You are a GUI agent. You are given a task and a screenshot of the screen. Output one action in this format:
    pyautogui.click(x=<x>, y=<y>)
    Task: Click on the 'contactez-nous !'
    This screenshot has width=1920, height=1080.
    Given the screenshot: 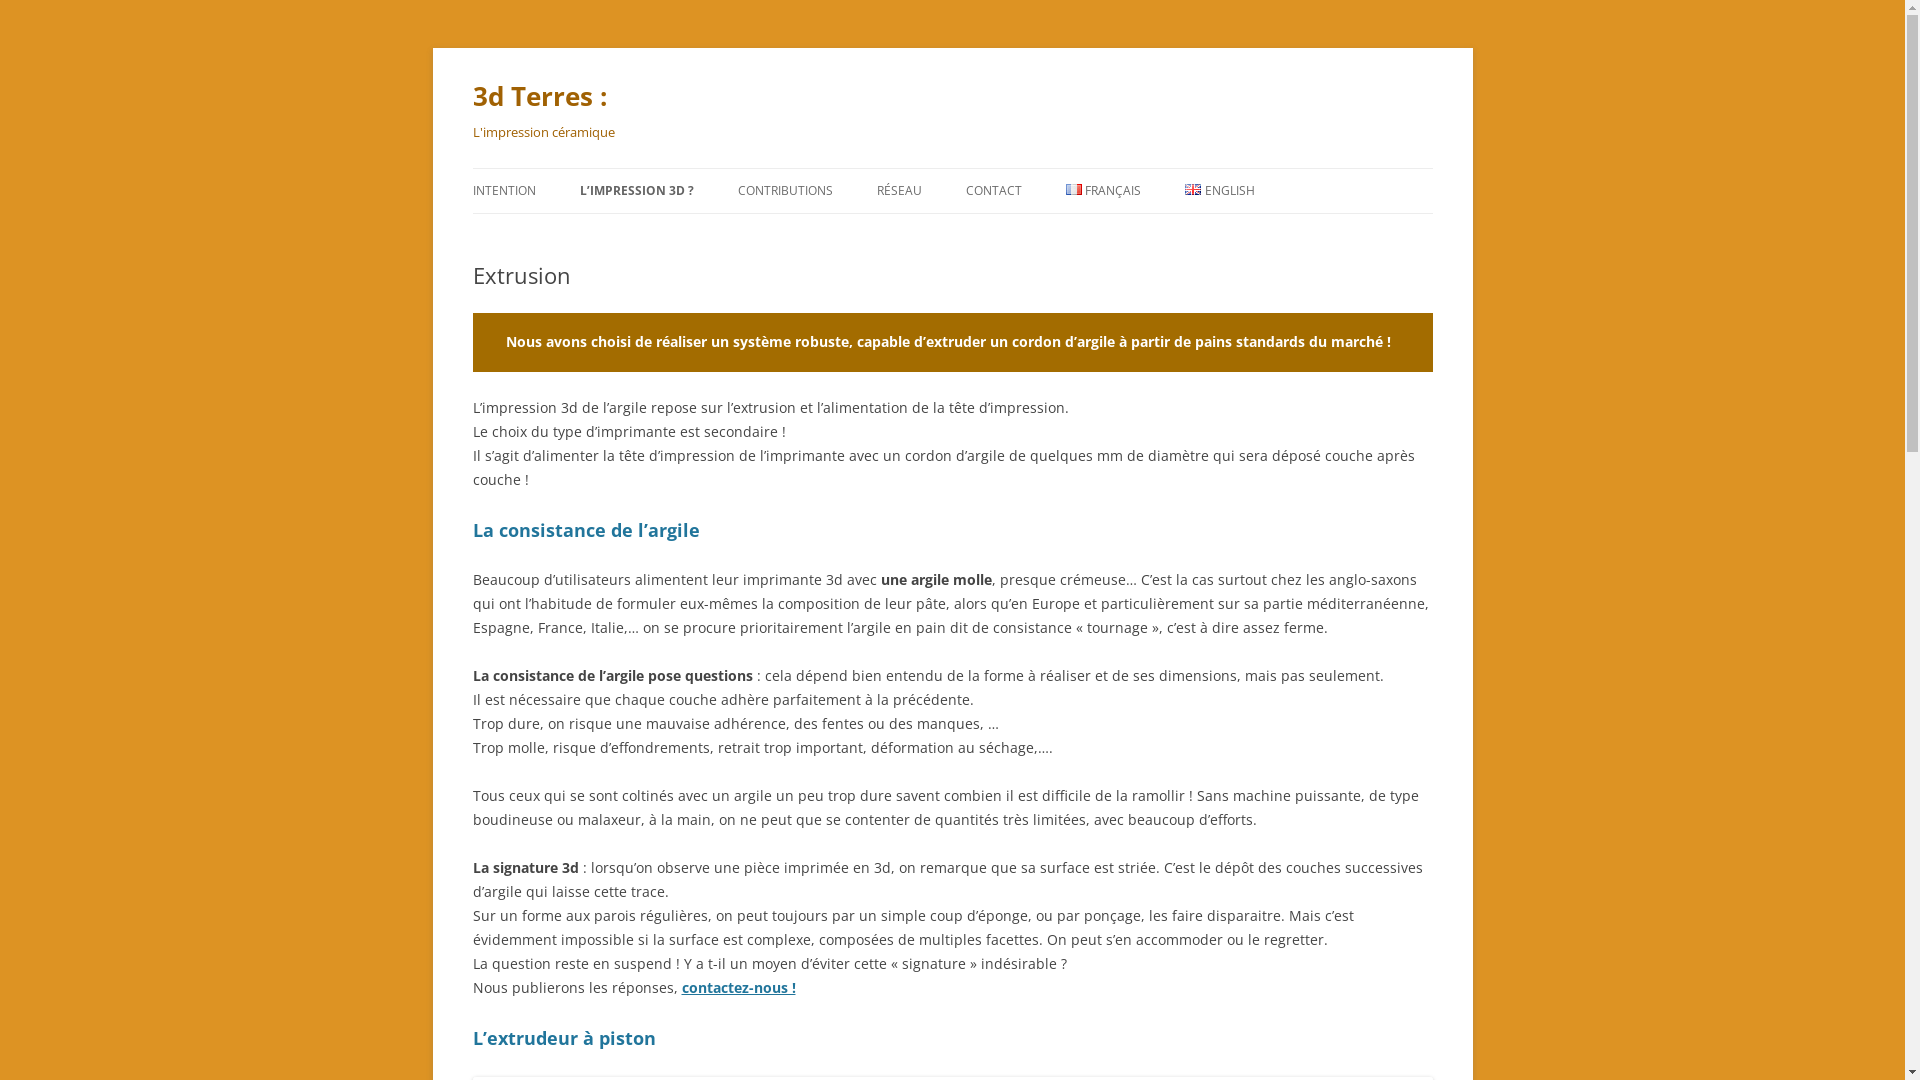 What is the action you would take?
    pyautogui.click(x=738, y=986)
    